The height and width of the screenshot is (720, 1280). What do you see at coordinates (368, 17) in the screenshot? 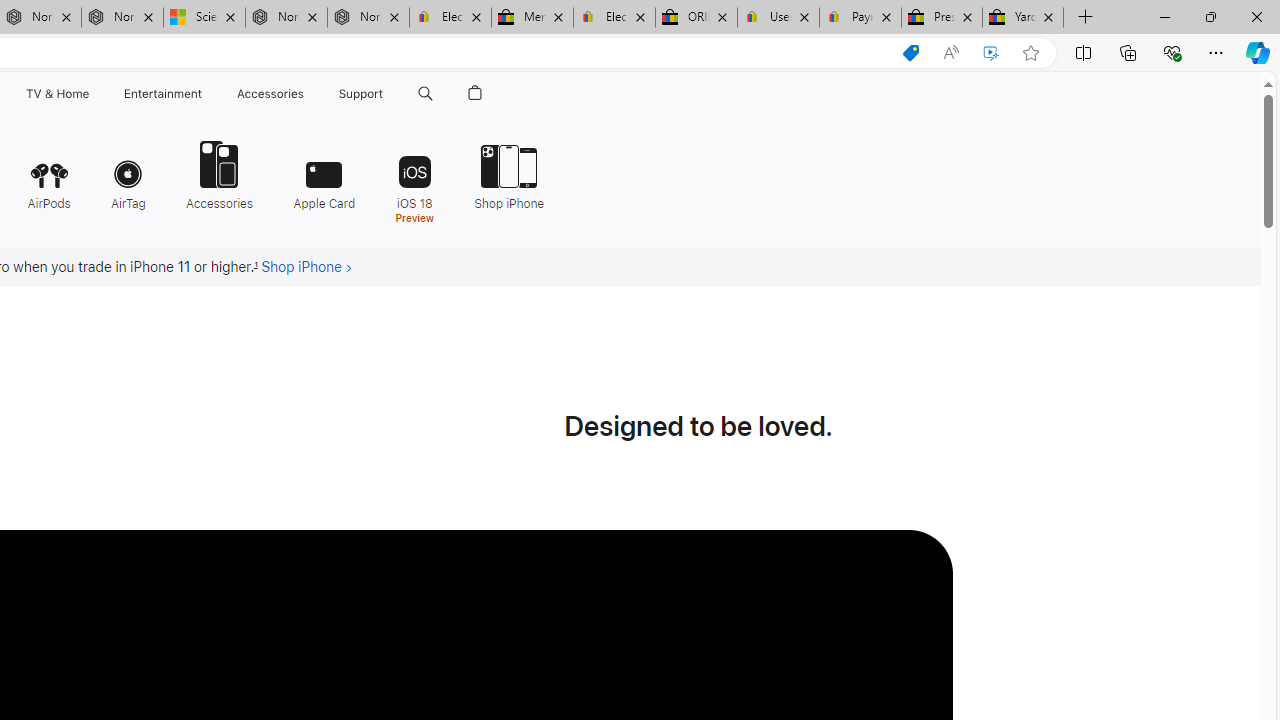
I see `'Nordace - FAQ'` at bounding box center [368, 17].